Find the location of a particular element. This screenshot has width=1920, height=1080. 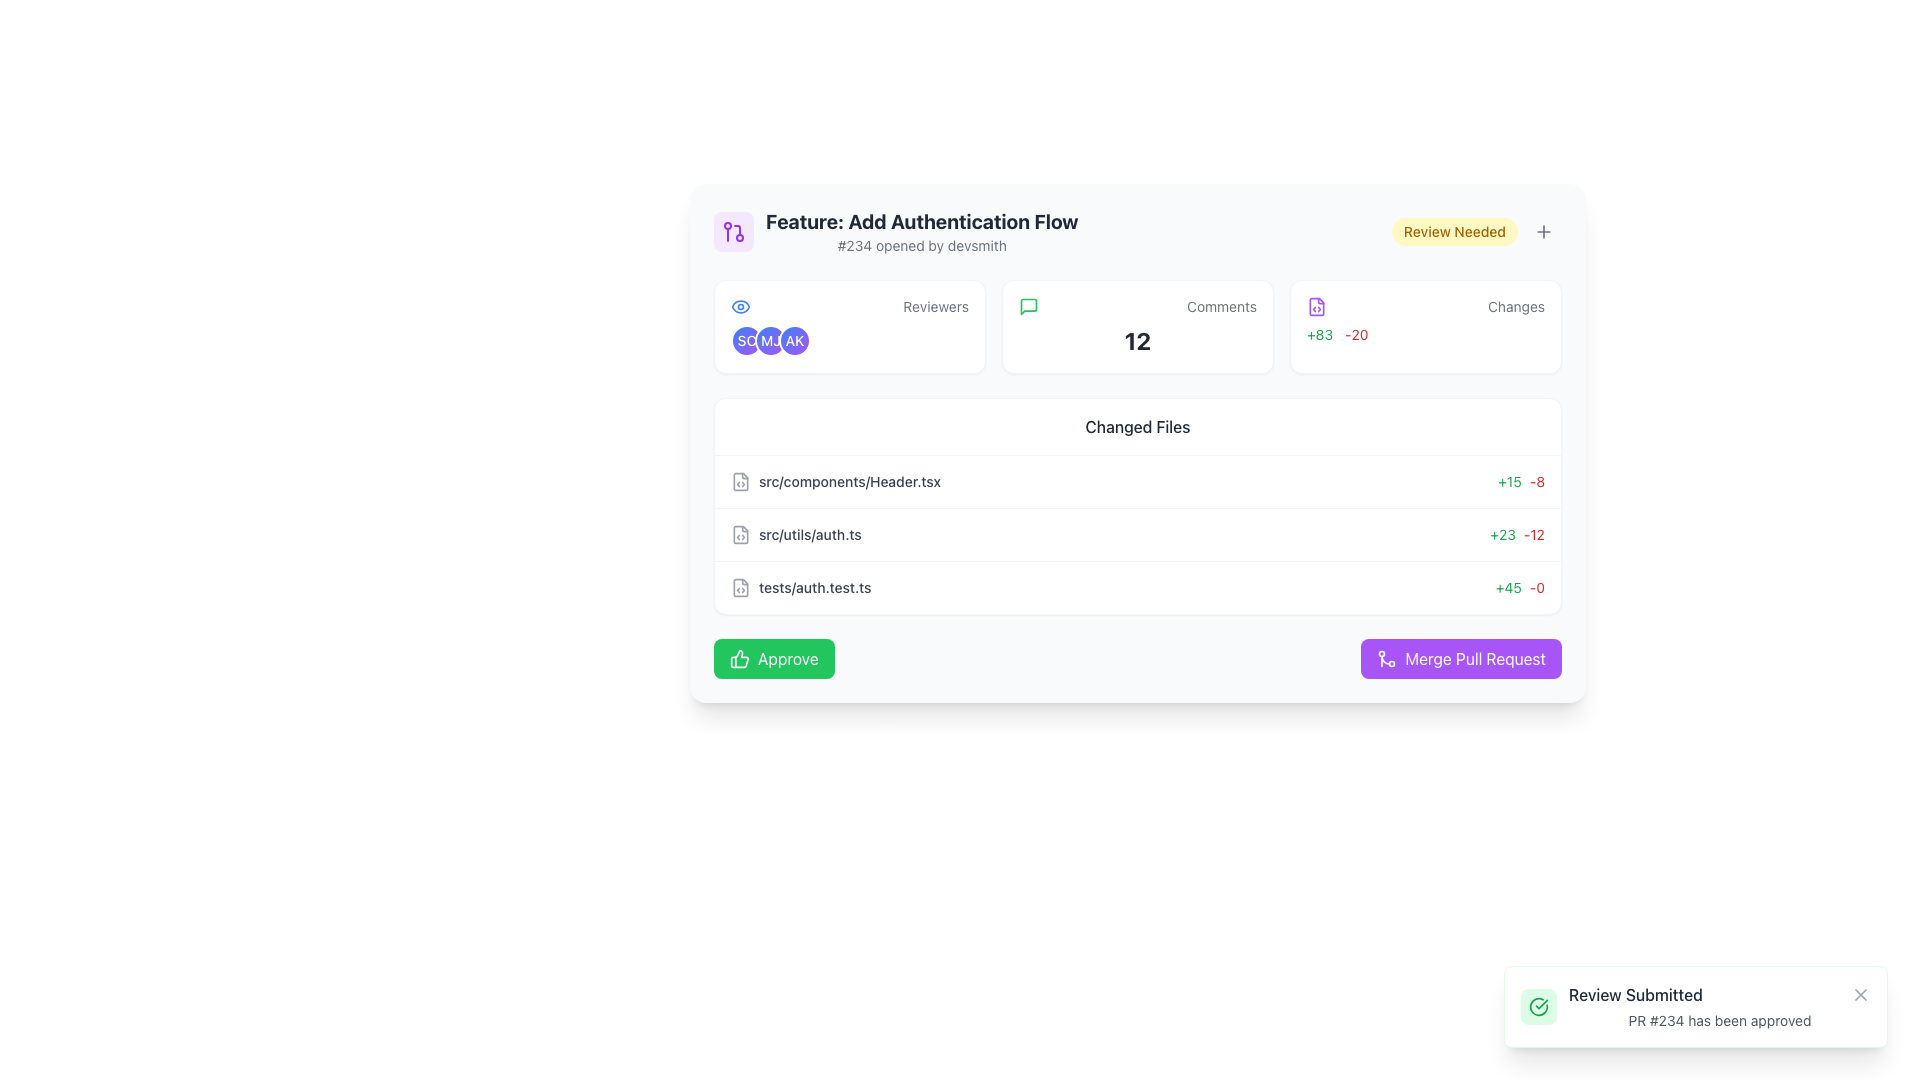

the circular icon with a green outline and a checkmark inside it, located in the bottom-right corner of the notification card, to the left of the text 'Review Submitted' is located at coordinates (1538, 1006).